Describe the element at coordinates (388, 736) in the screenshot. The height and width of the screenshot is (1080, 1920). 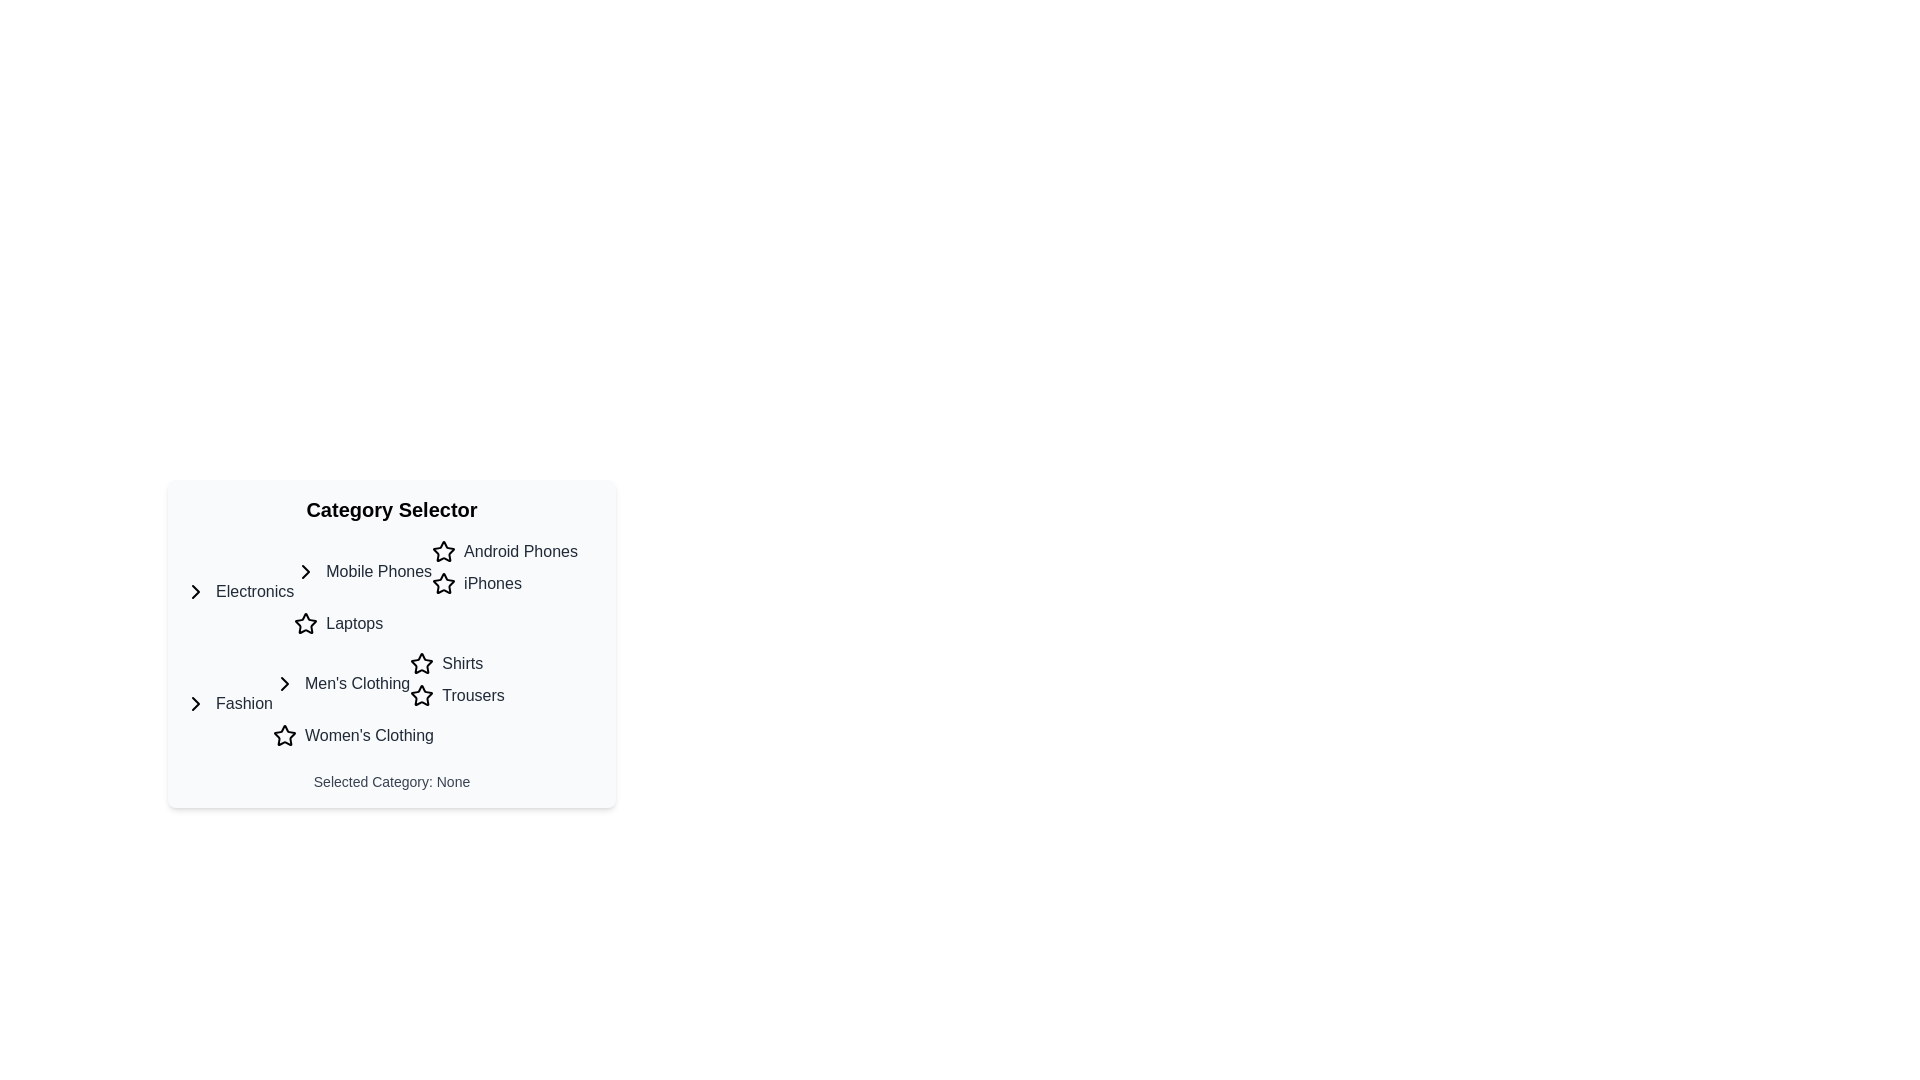
I see `the 'Women's Clothing' selectable category label located beneath the 'Men's Clothing' item in the category selector panel` at that location.